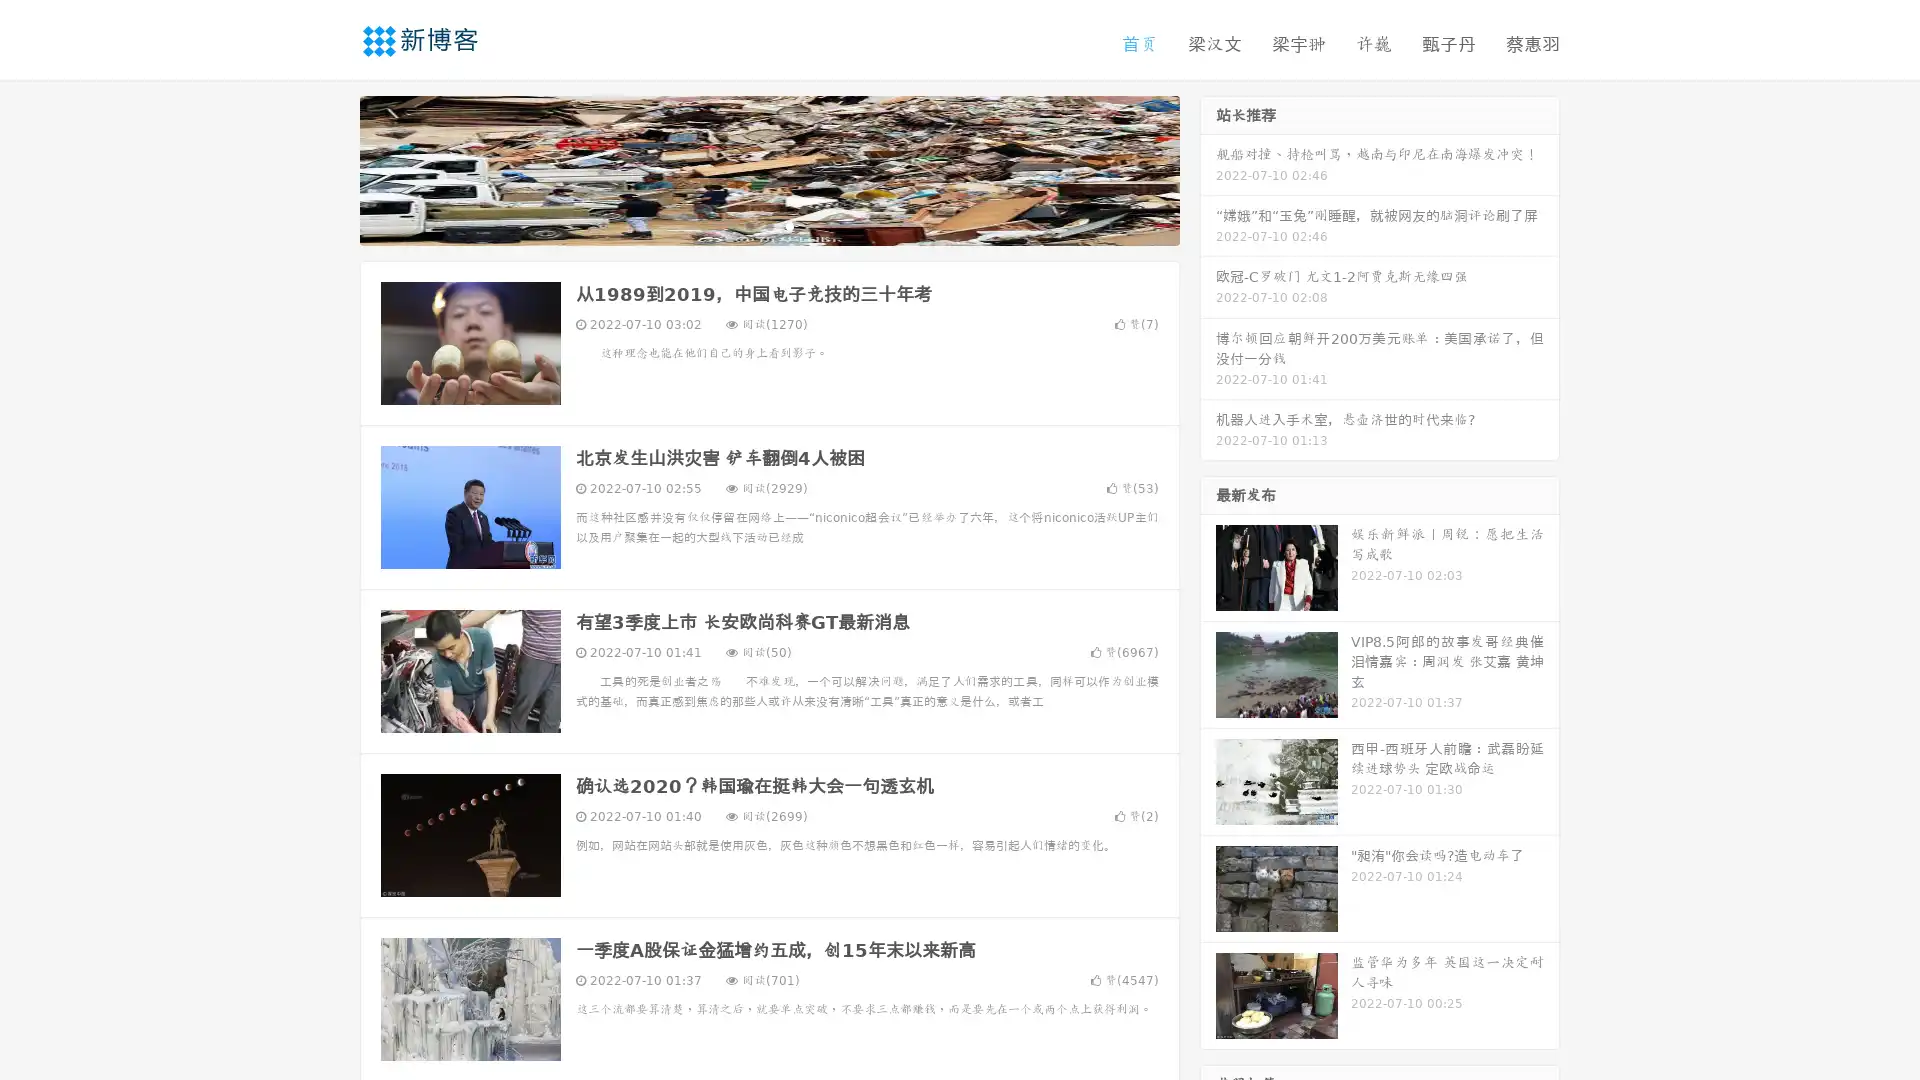 The image size is (1920, 1080). What do you see at coordinates (1208, 168) in the screenshot?
I see `Next slide` at bounding box center [1208, 168].